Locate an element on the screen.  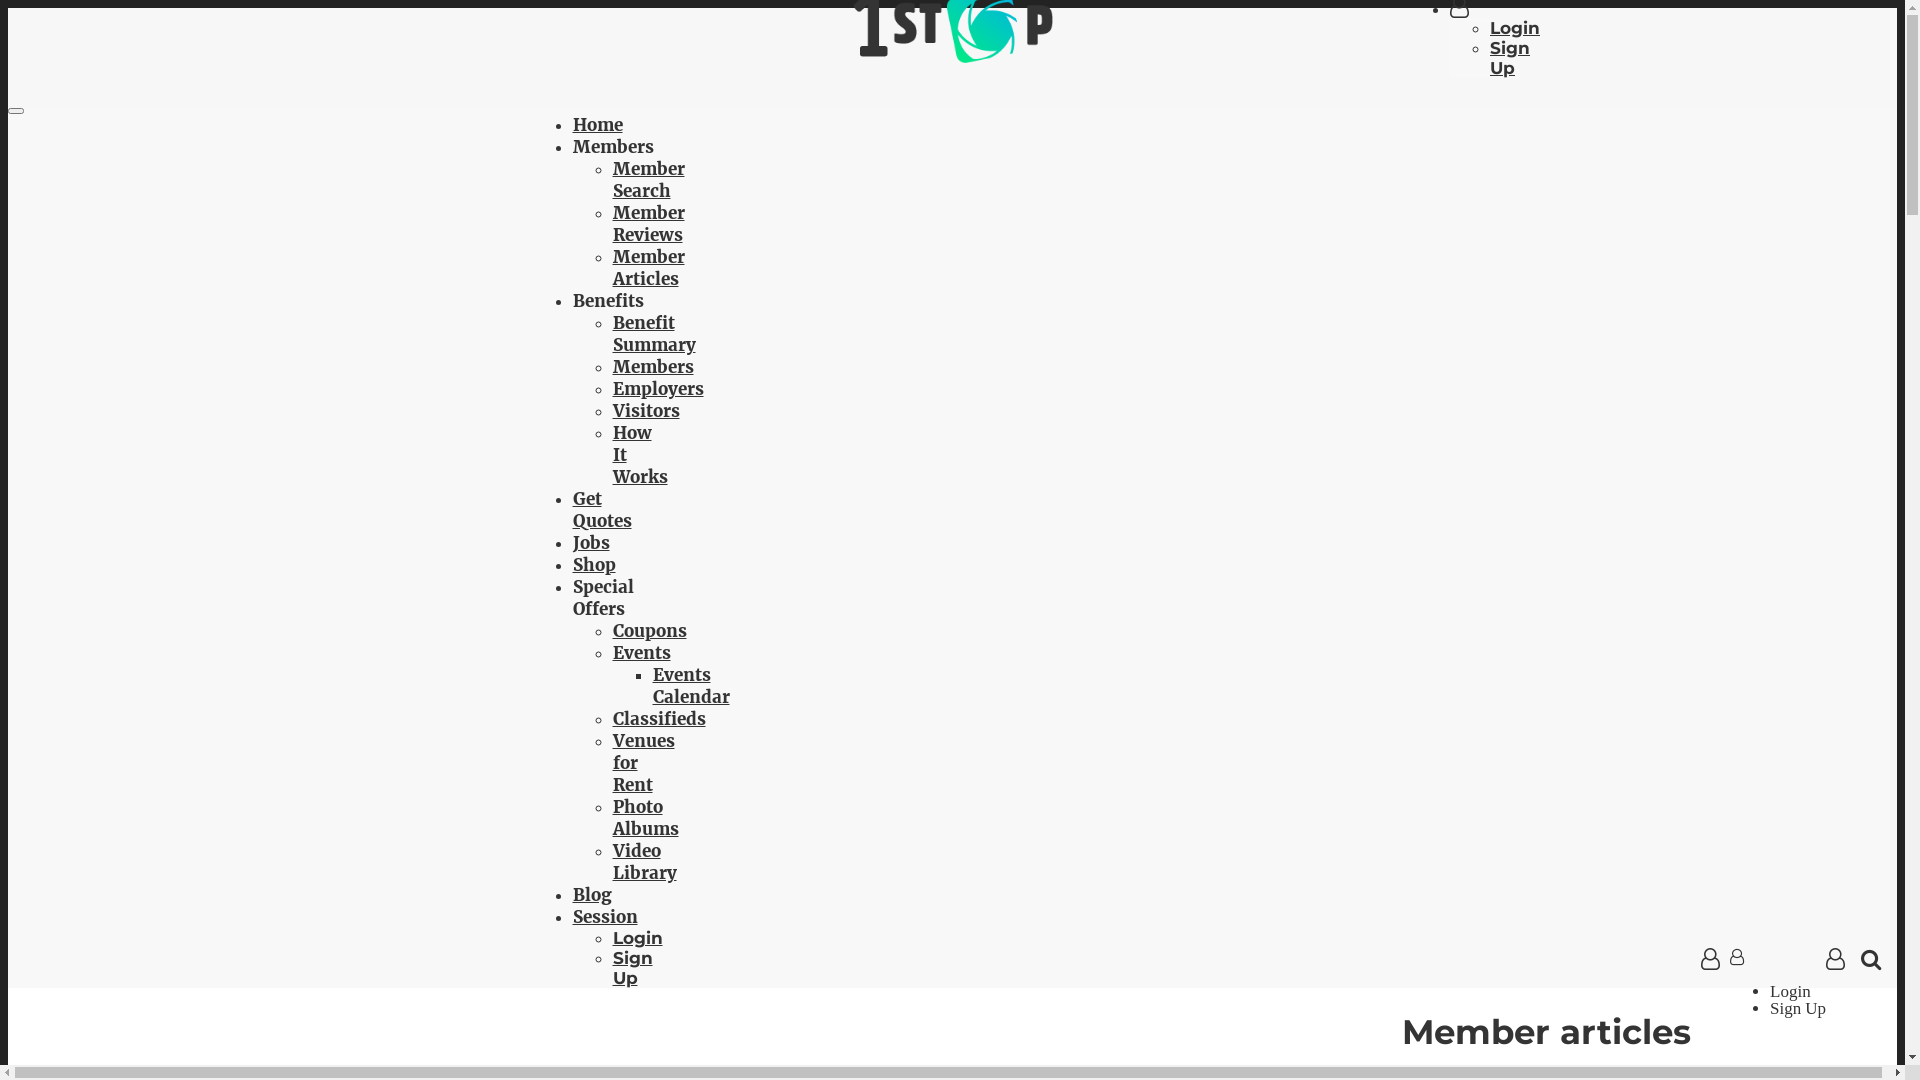
'Employers' is located at coordinates (657, 389).